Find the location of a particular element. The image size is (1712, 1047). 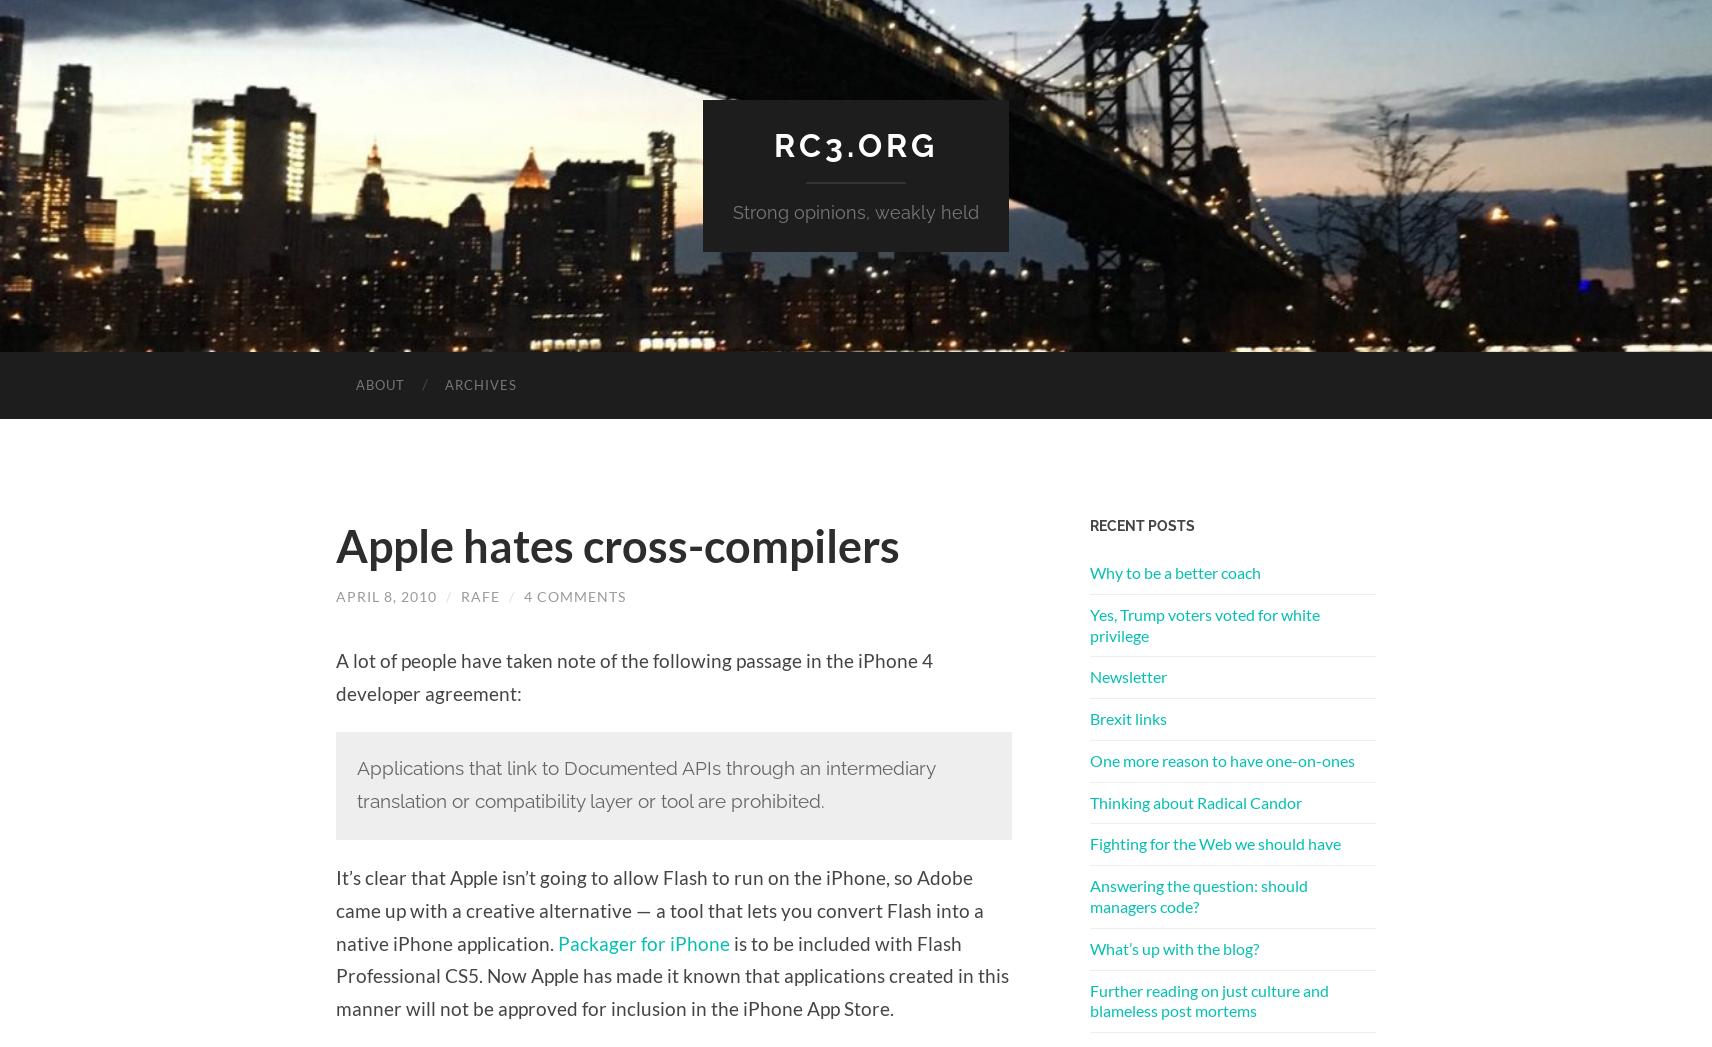

'Answering the question: should managers code?' is located at coordinates (1199, 895).